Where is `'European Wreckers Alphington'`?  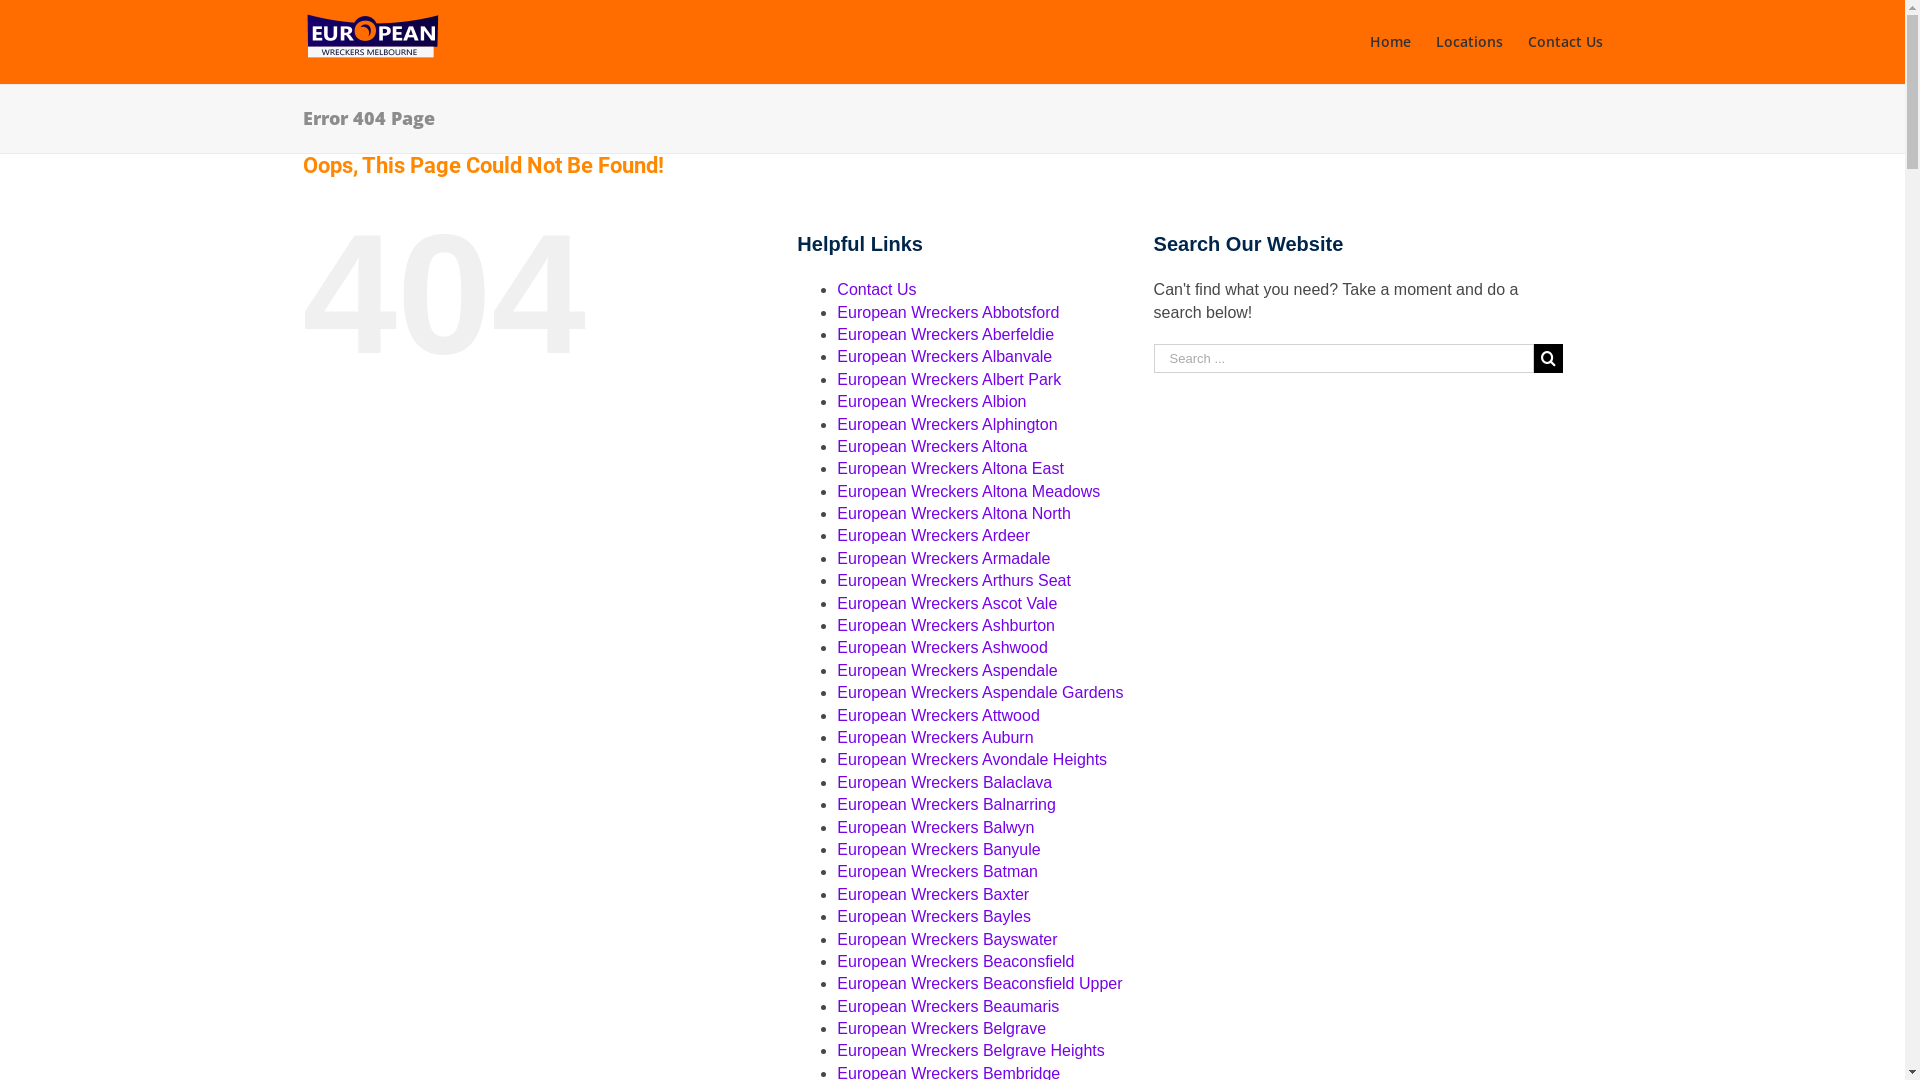 'European Wreckers Alphington' is located at coordinates (945, 423).